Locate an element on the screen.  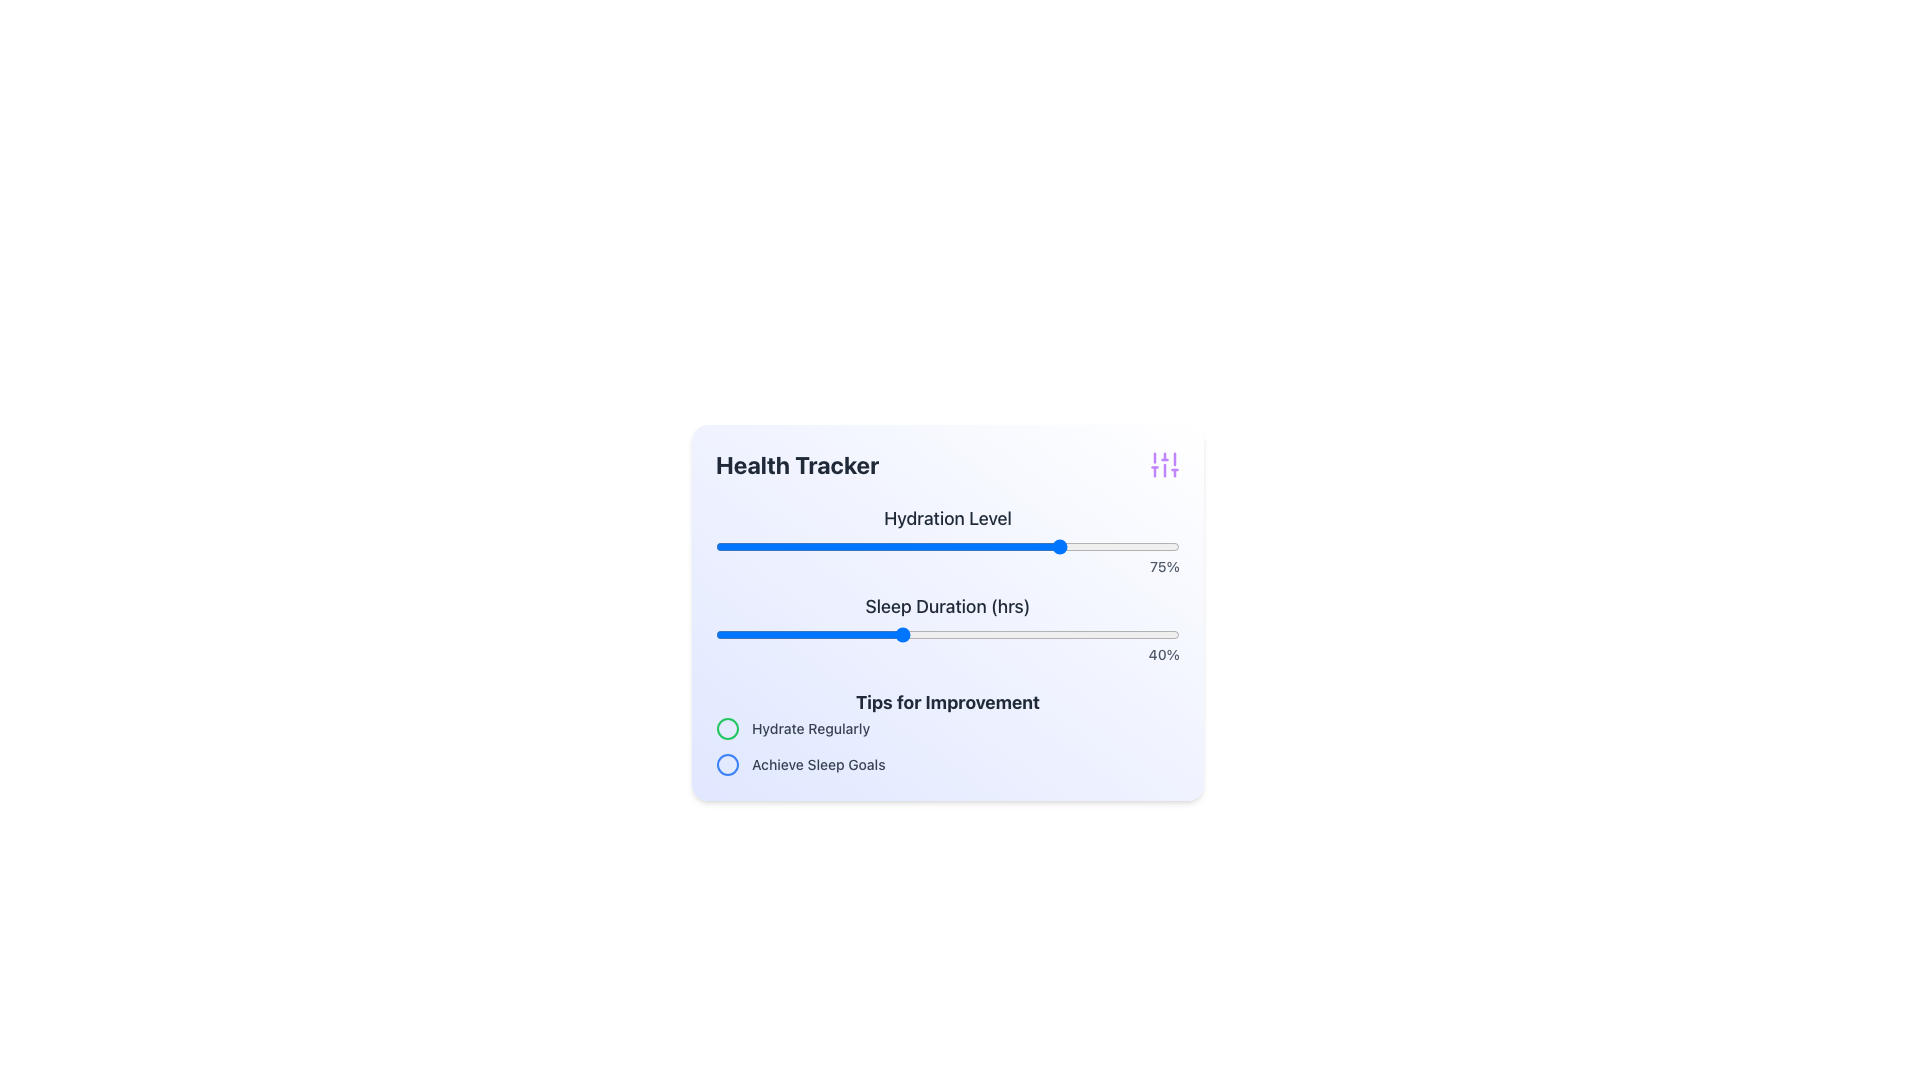
the sleep duration is located at coordinates (761, 635).